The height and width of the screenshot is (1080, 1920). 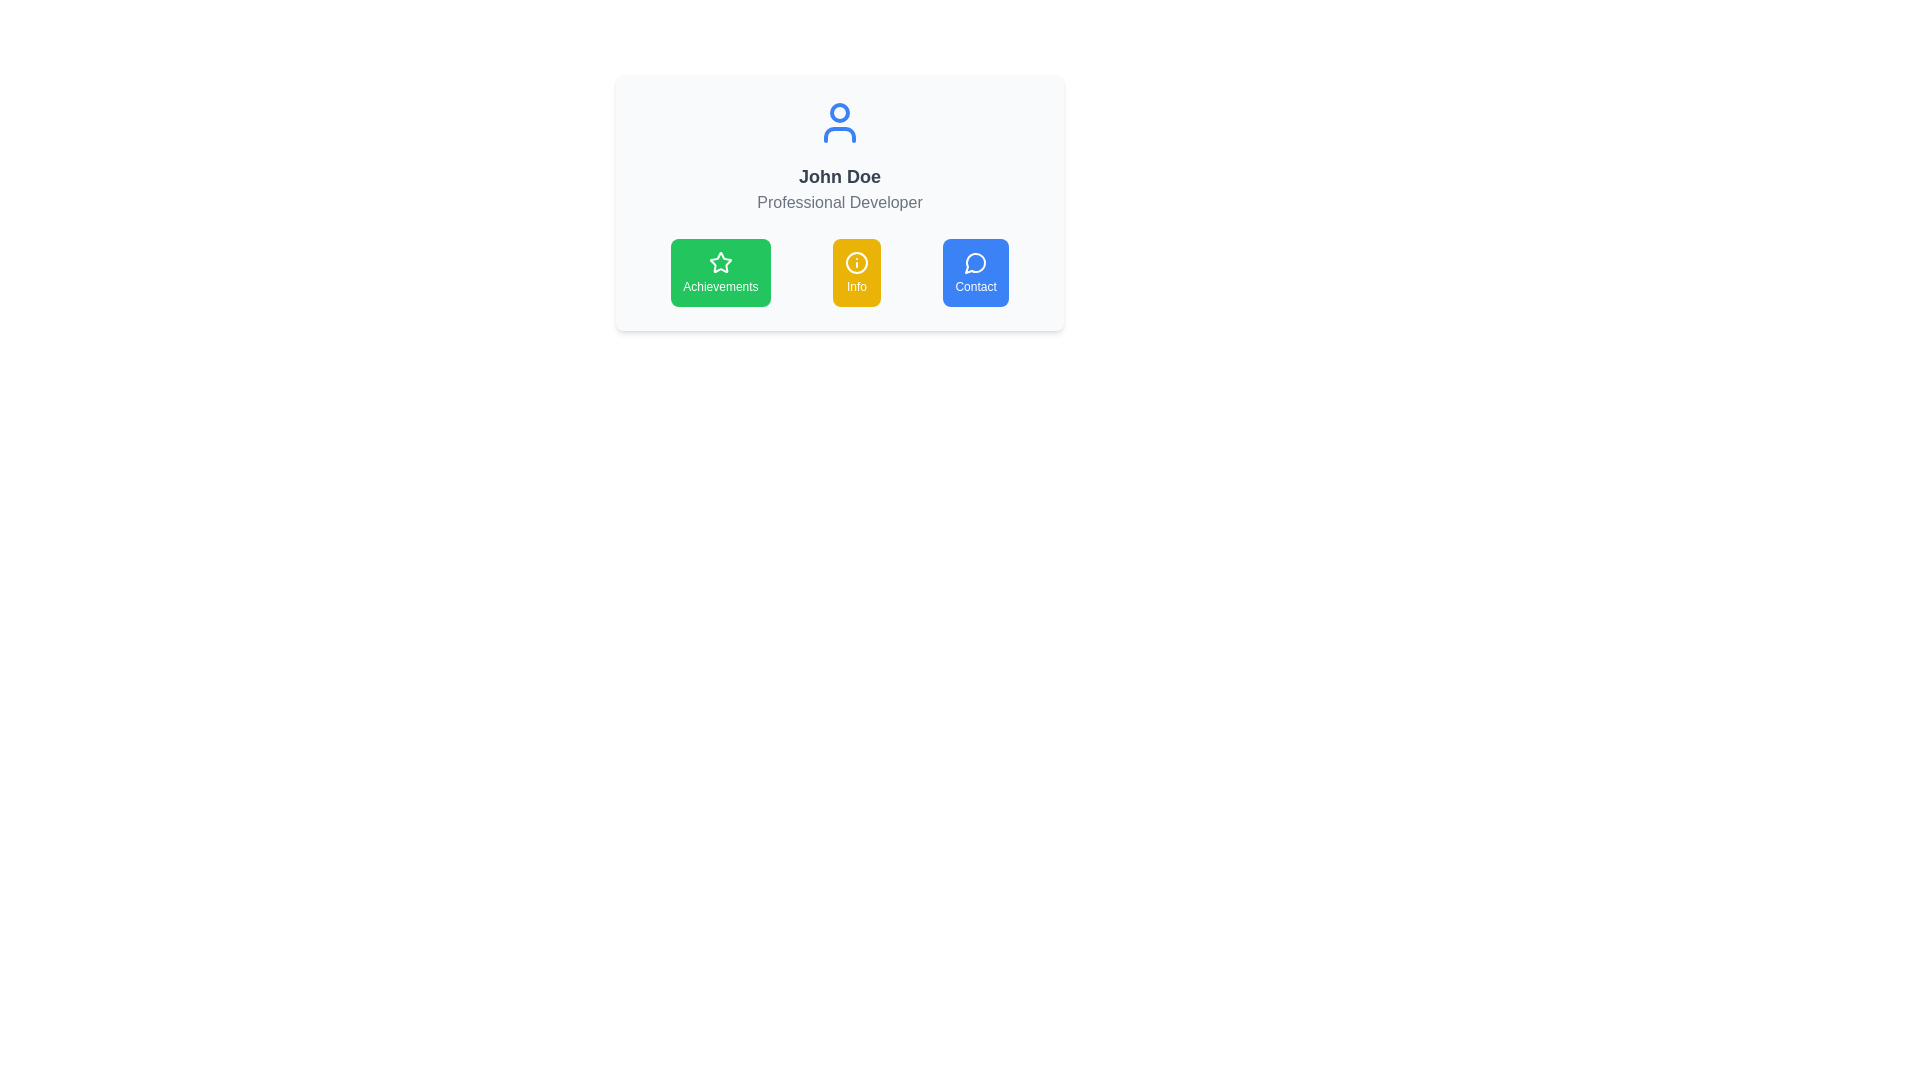 What do you see at coordinates (720, 273) in the screenshot?
I see `the 'Achievements' button, which is a vibrant green rectangular button with a white star icon and white text` at bounding box center [720, 273].